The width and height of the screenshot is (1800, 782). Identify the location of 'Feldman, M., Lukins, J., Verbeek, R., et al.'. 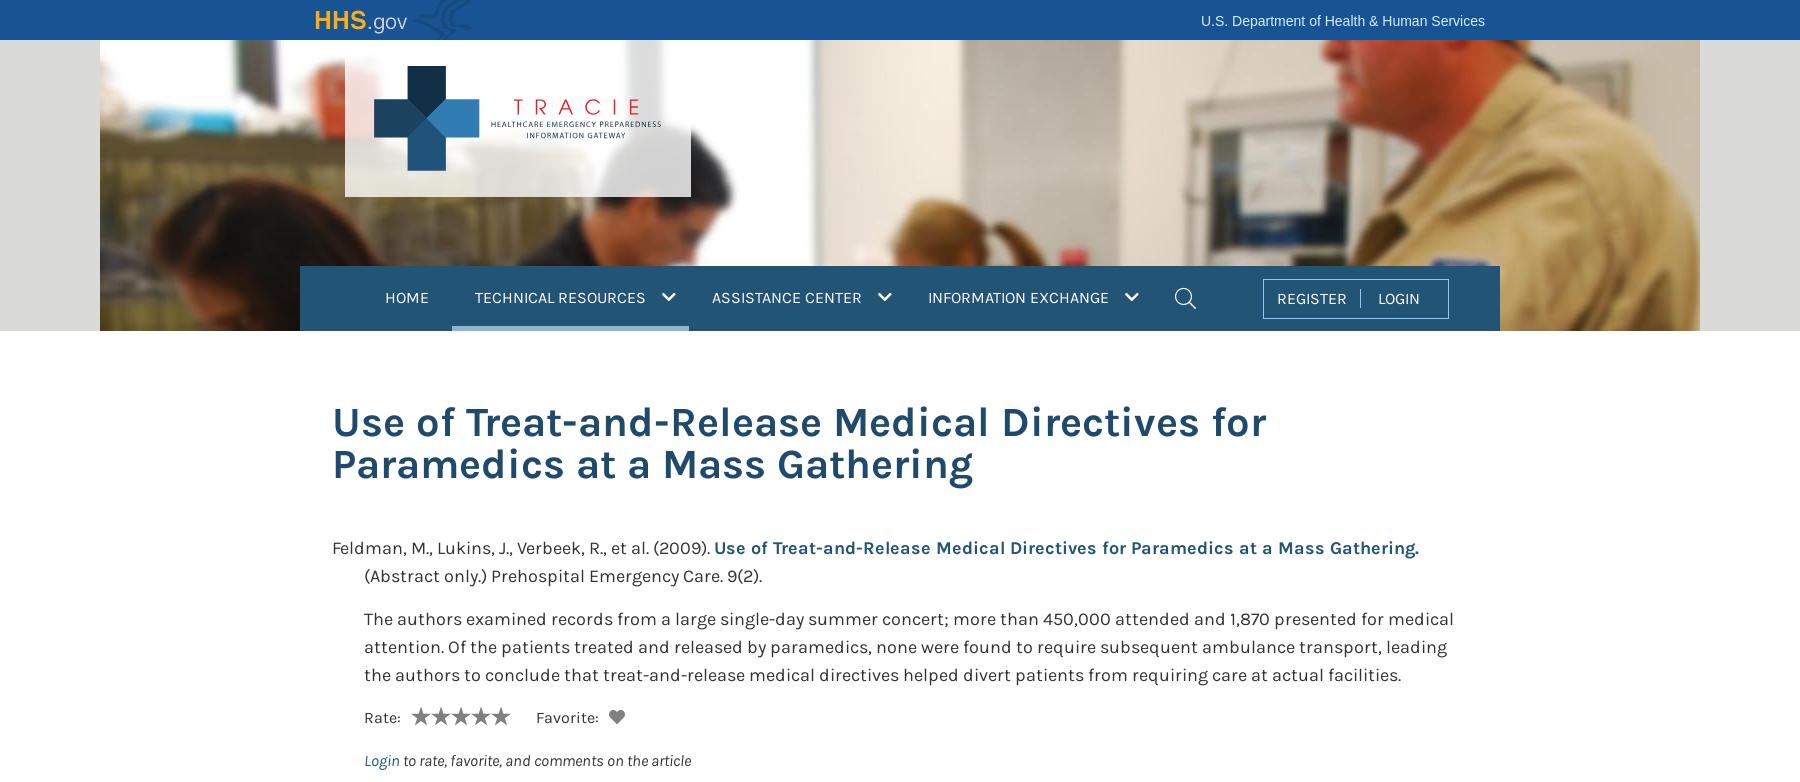
(330, 548).